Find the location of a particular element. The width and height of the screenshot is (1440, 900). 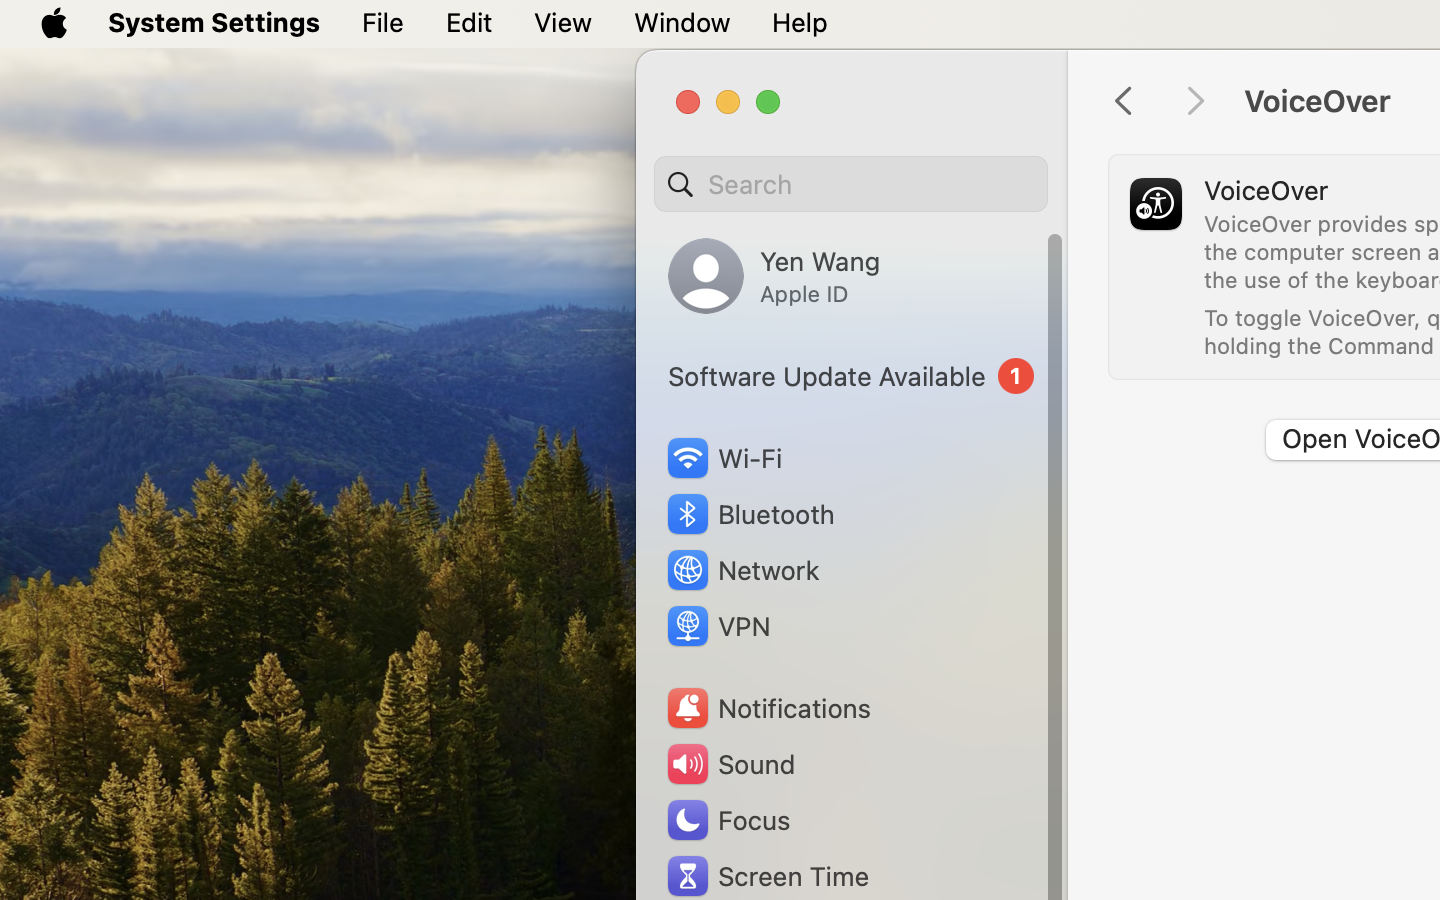

'Focus' is located at coordinates (726, 819).